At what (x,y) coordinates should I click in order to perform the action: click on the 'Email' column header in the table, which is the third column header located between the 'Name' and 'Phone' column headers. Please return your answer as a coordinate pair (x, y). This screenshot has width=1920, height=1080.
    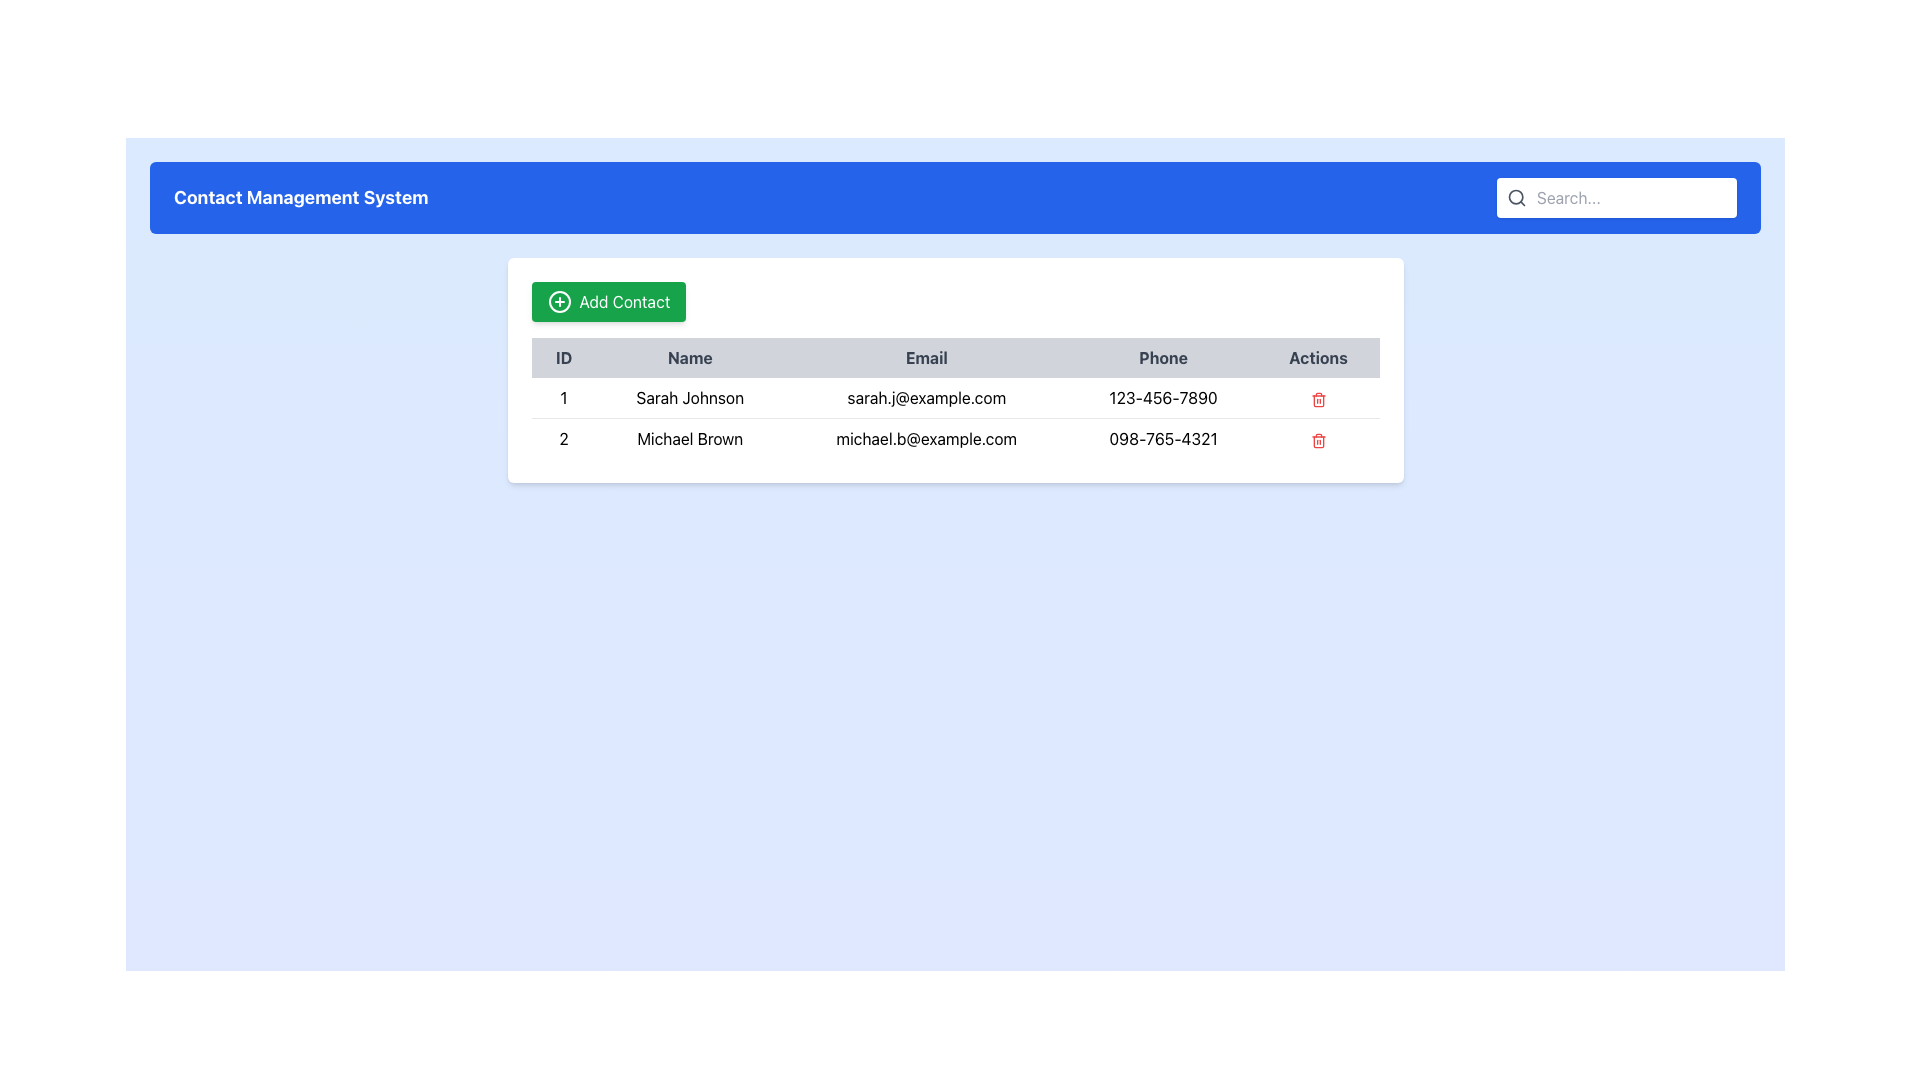
    Looking at the image, I should click on (925, 357).